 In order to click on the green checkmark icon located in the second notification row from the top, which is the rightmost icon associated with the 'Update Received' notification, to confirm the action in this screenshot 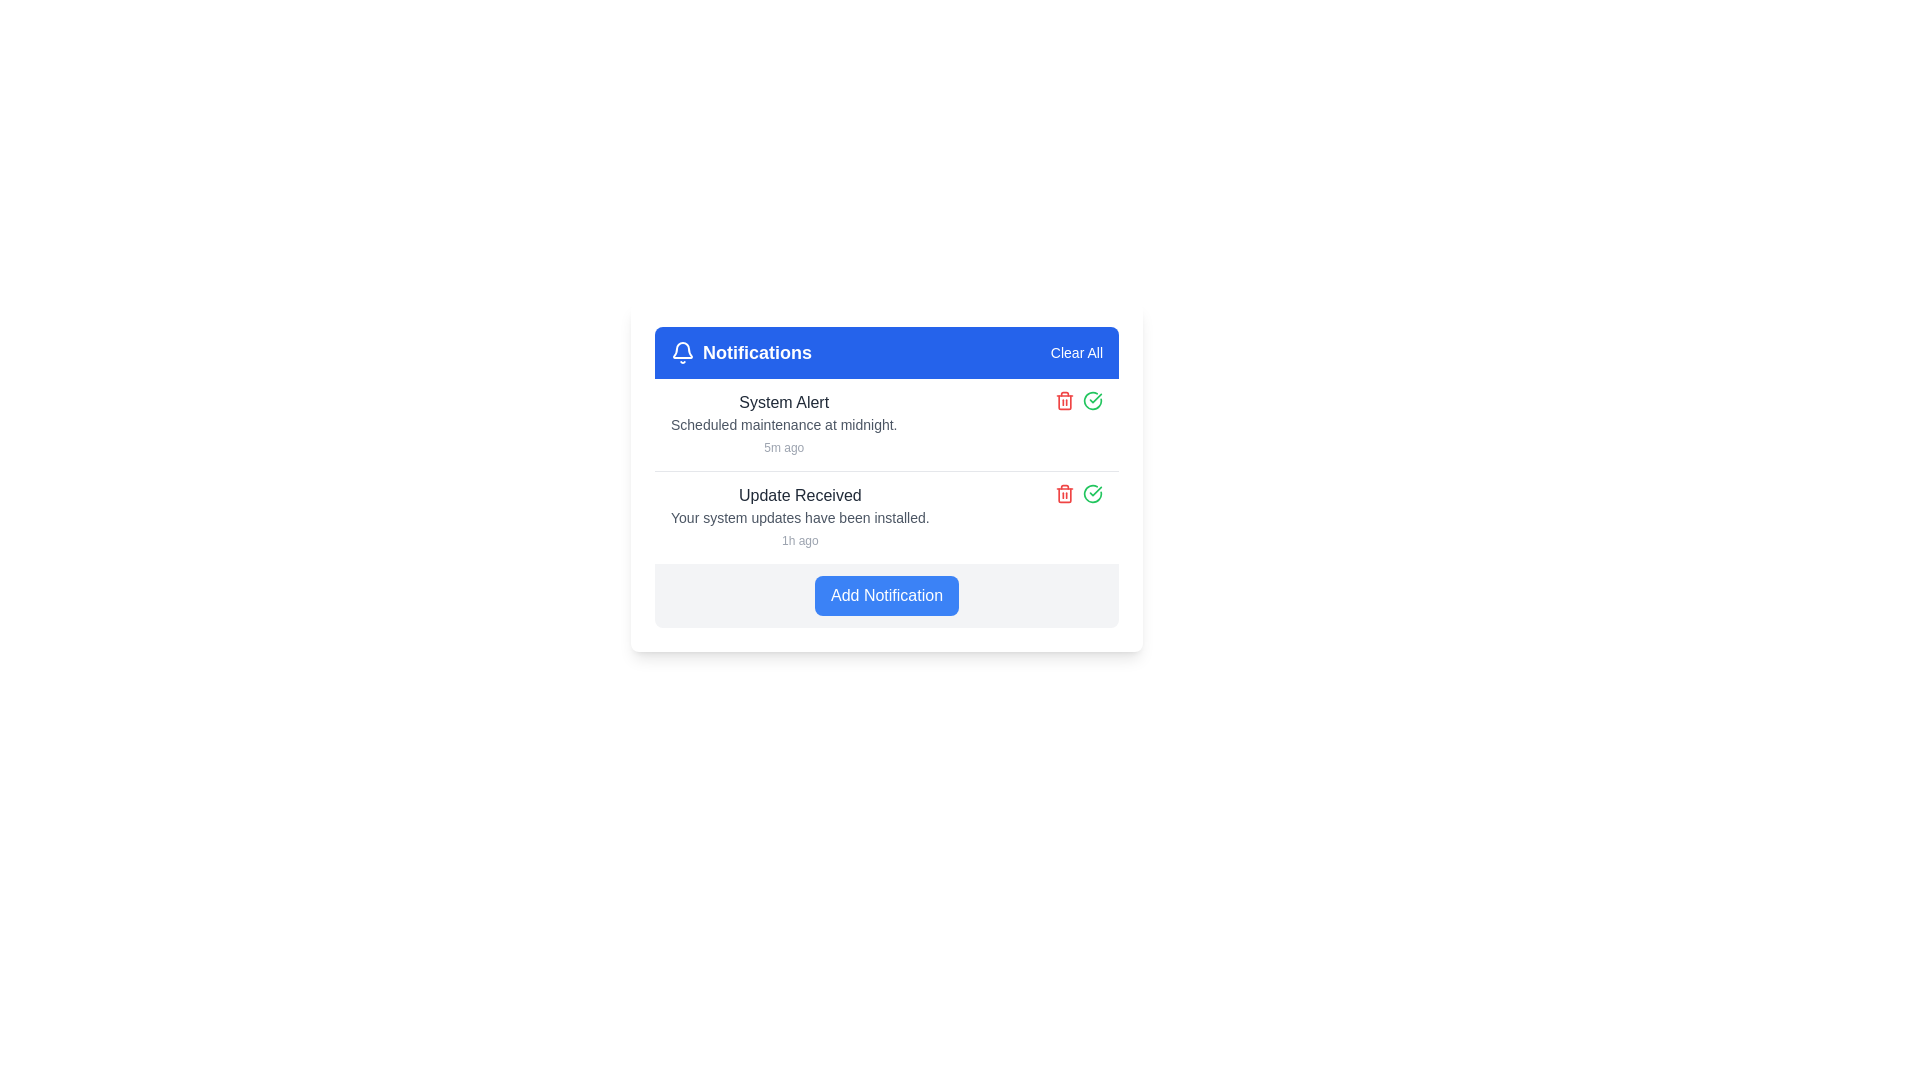, I will do `click(1092, 401)`.